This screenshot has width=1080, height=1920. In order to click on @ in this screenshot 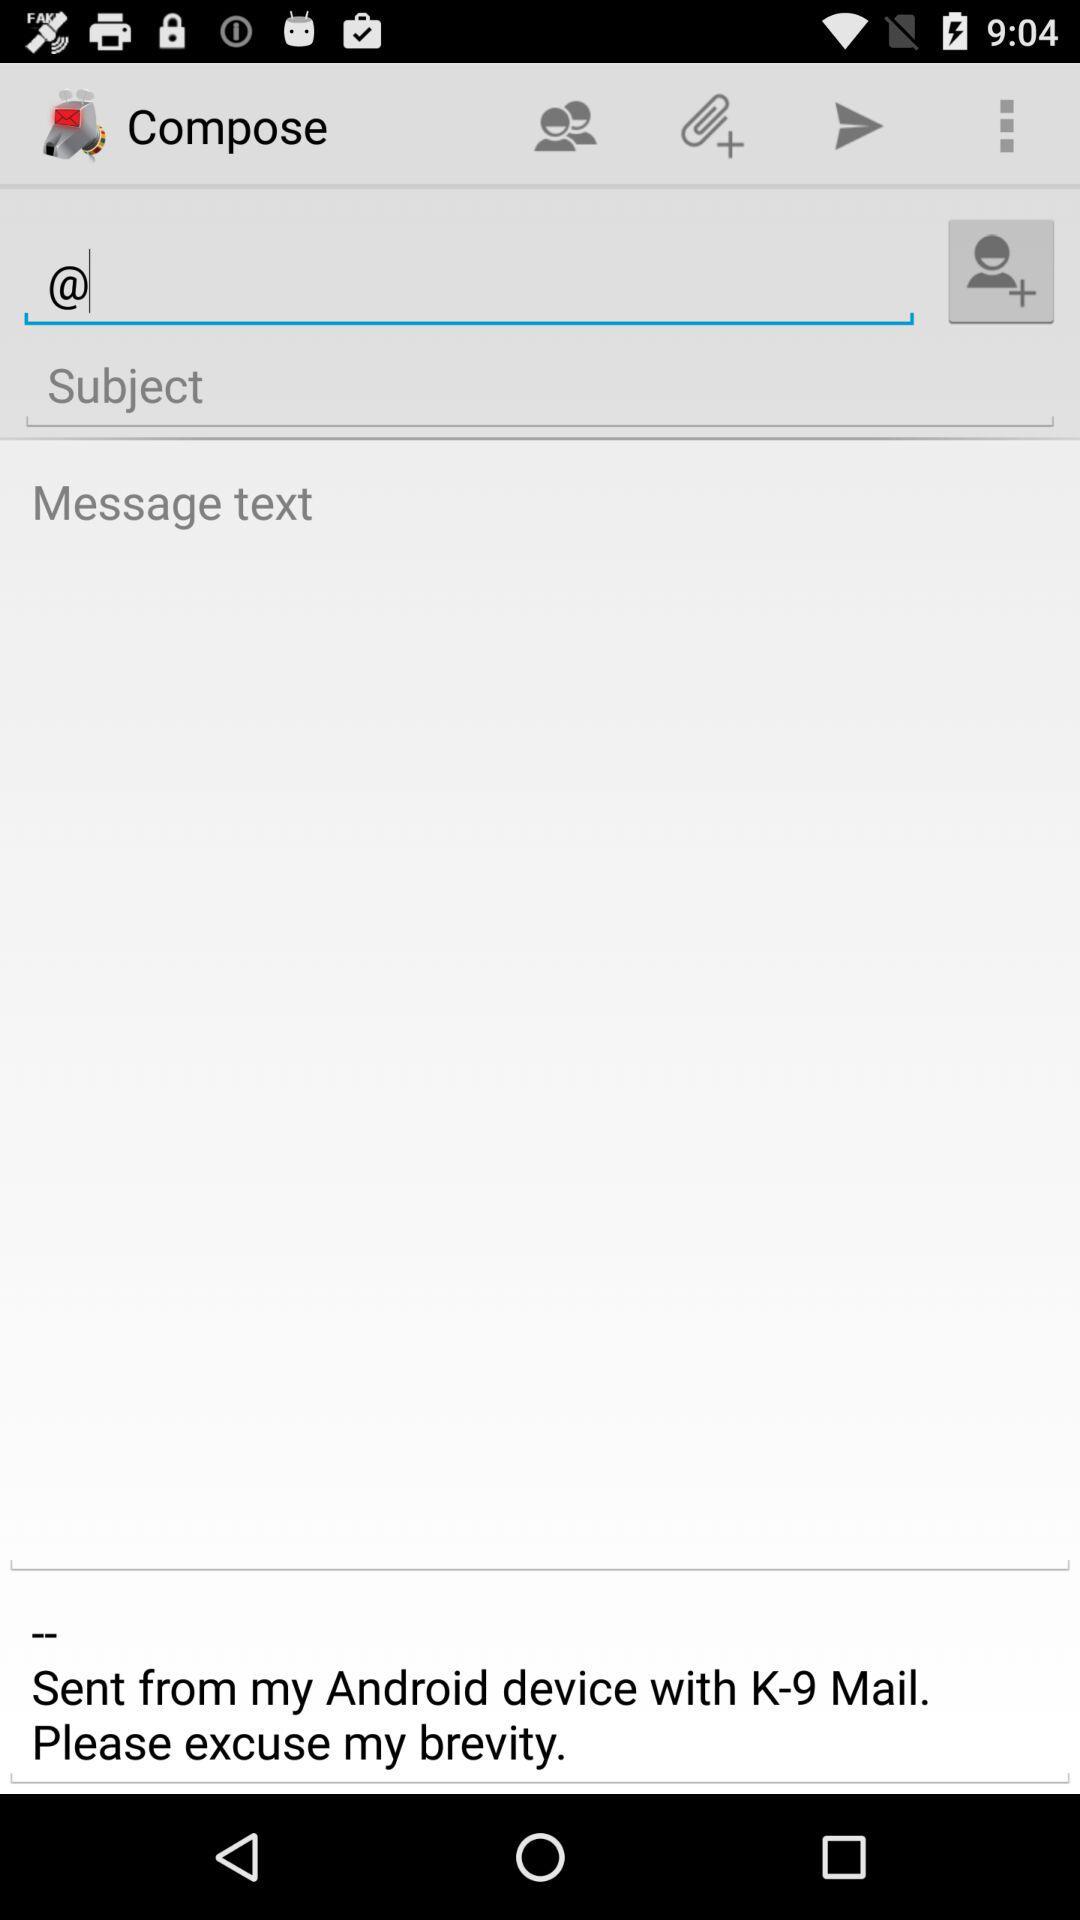, I will do `click(469, 281)`.